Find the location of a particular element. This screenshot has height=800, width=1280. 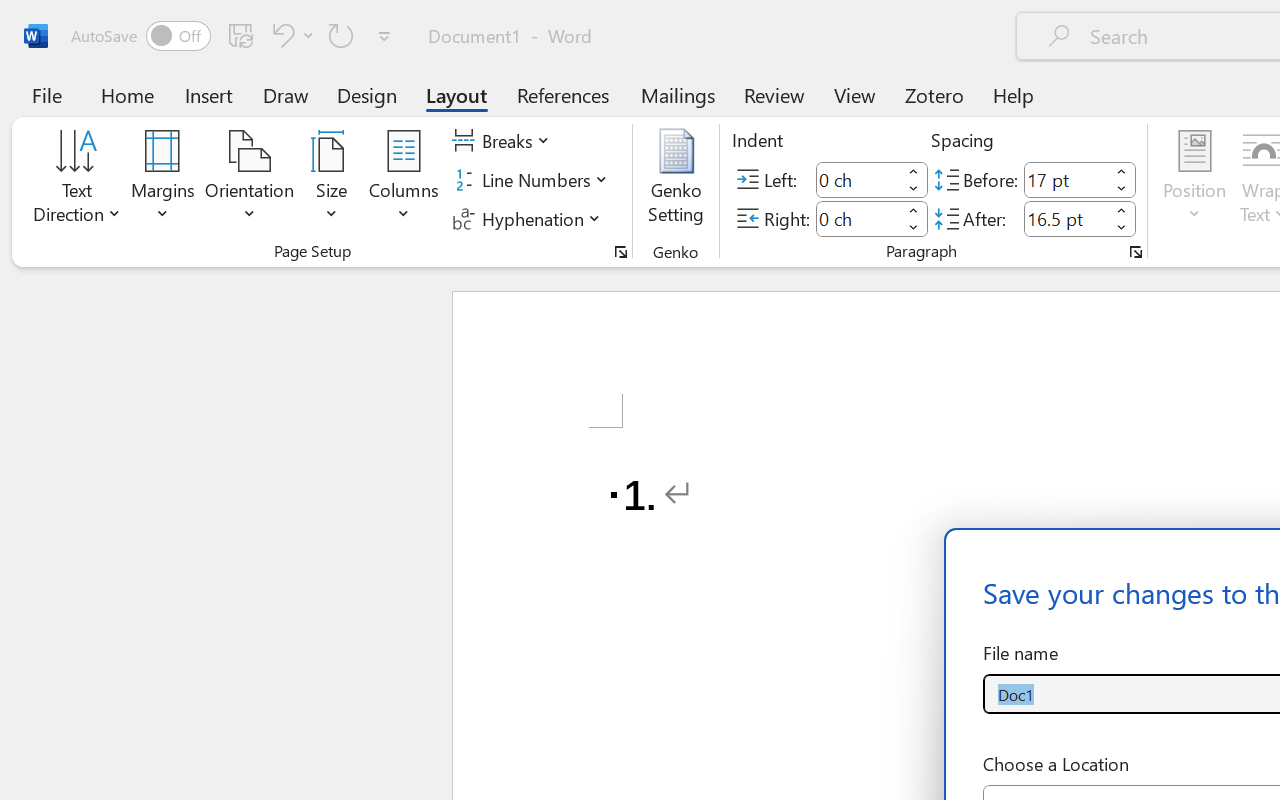

'Page Setup...' is located at coordinates (620, 251).